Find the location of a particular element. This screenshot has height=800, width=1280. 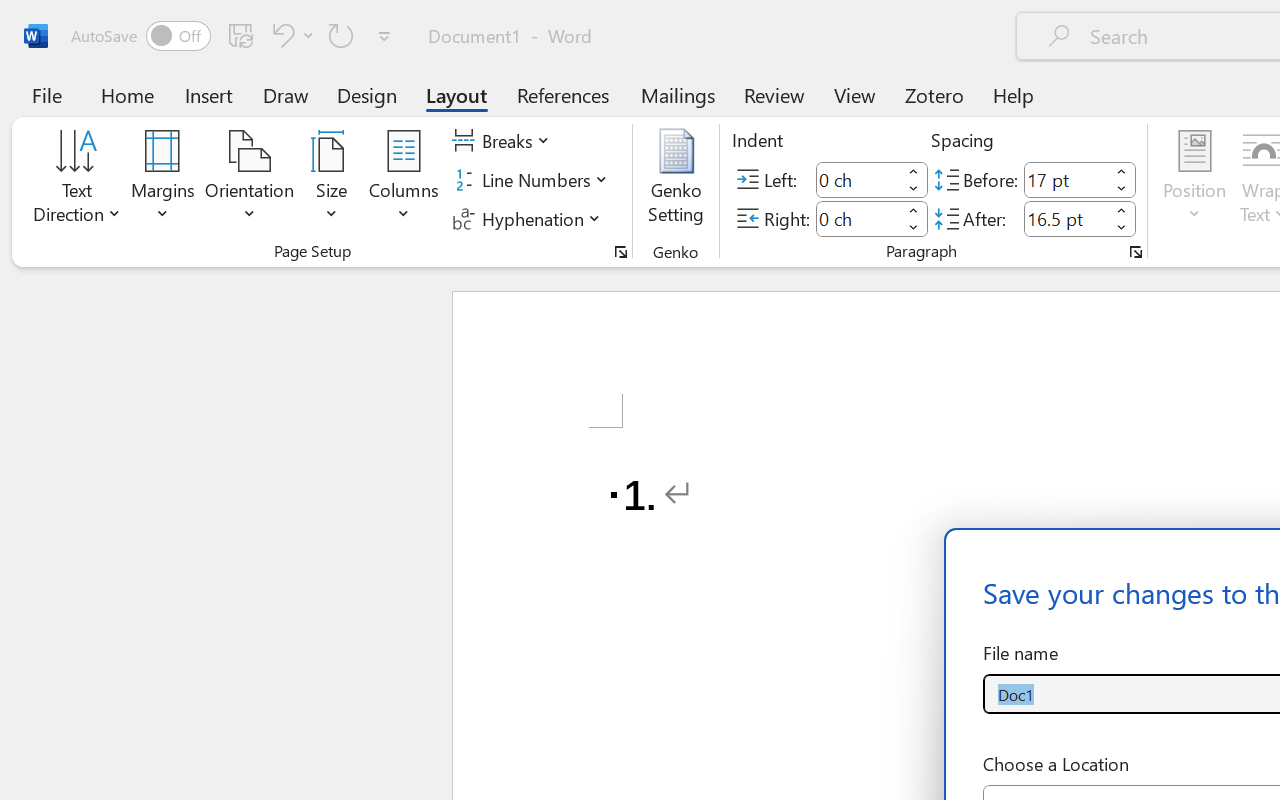

'Page Setup...' is located at coordinates (620, 251).